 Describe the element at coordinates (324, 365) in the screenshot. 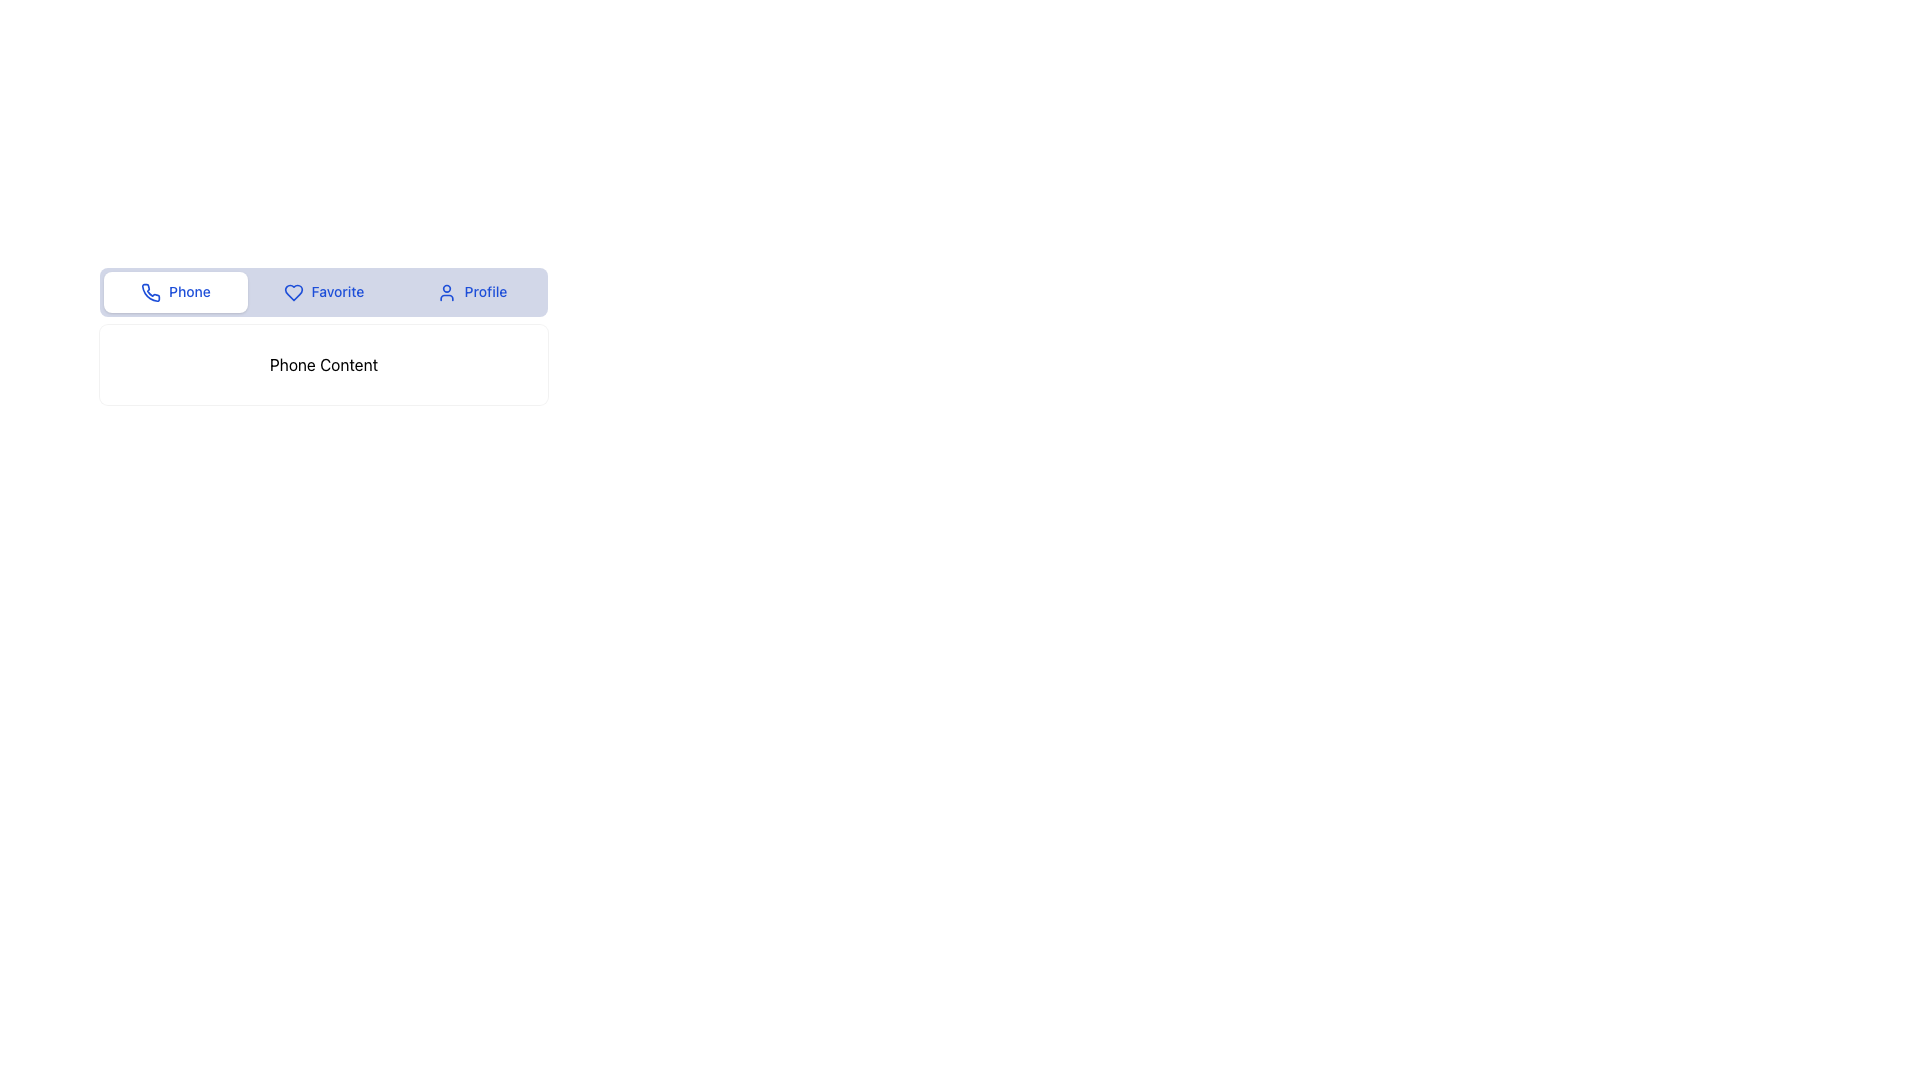

I see `the Content Panel that displays the text 'Phone Content' with a white background and black text, located below the tab interface for 'Phone', 'Favorite', and 'Profile'` at that location.